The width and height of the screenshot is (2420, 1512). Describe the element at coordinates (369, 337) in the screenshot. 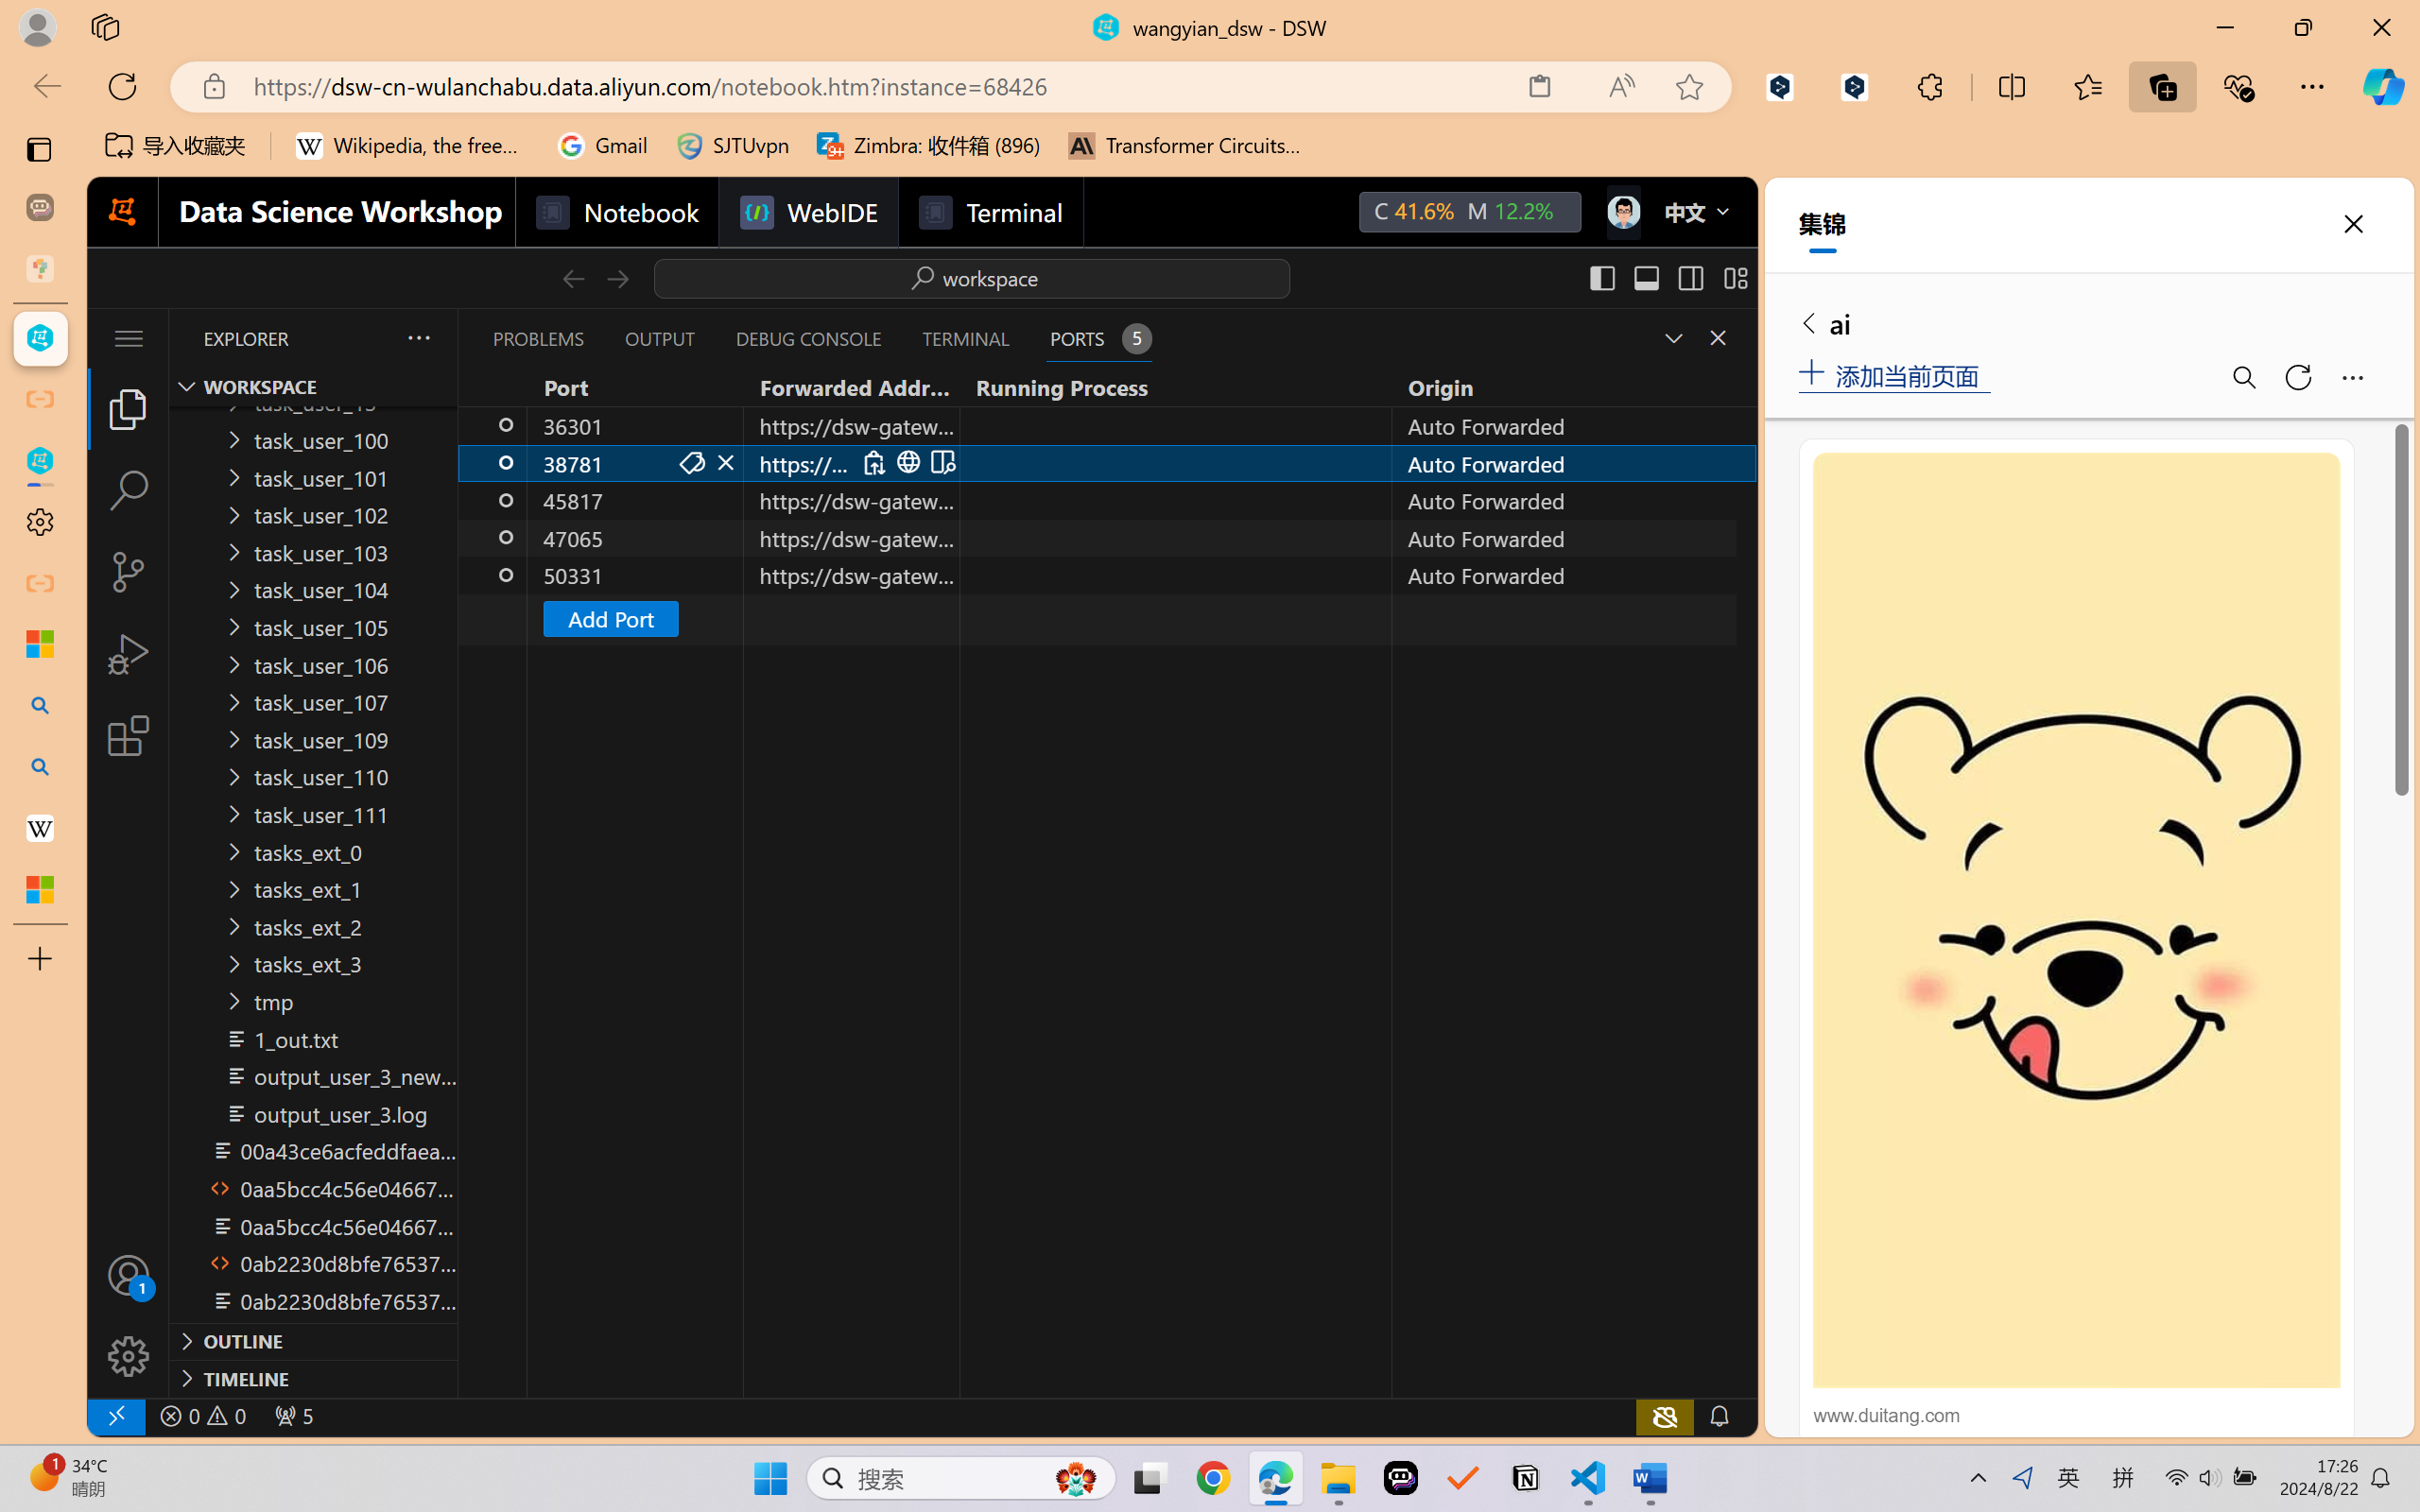

I see `'Explorer actions'` at that location.